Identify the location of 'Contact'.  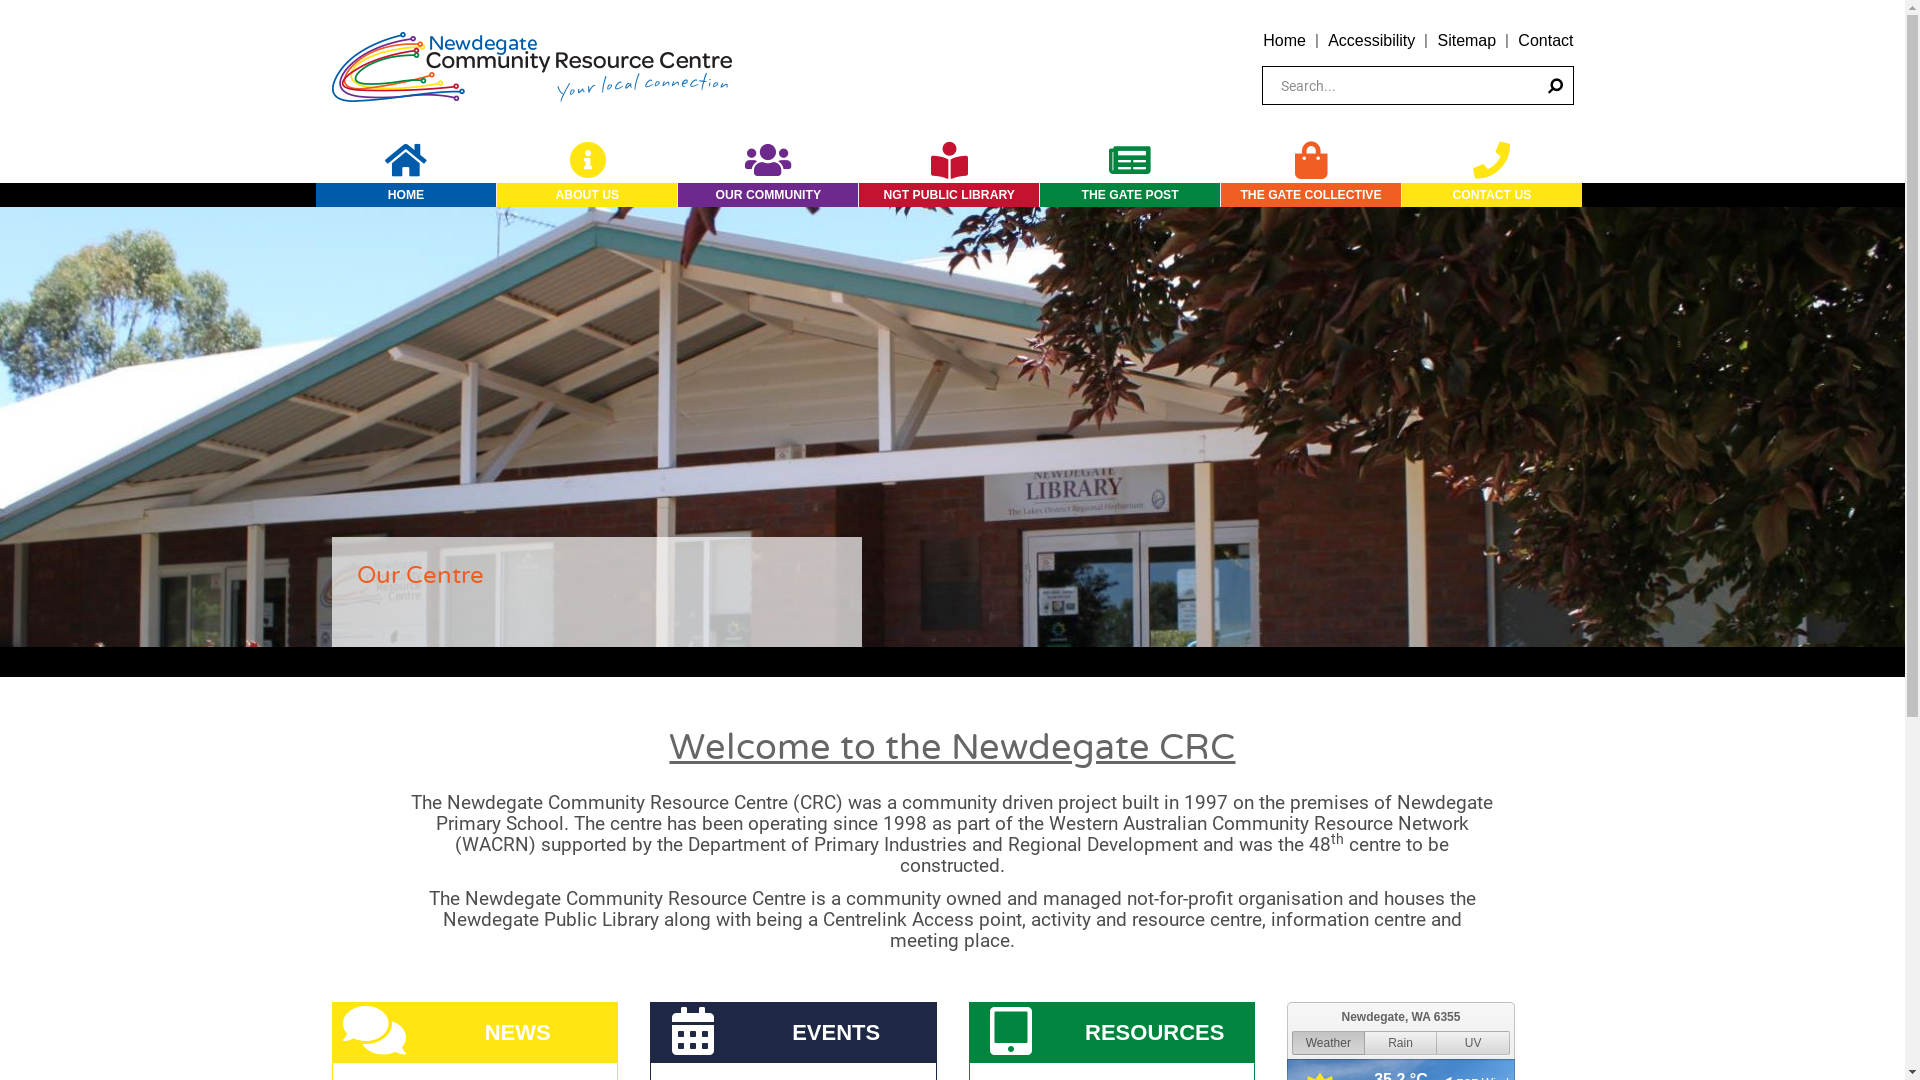
(1544, 40).